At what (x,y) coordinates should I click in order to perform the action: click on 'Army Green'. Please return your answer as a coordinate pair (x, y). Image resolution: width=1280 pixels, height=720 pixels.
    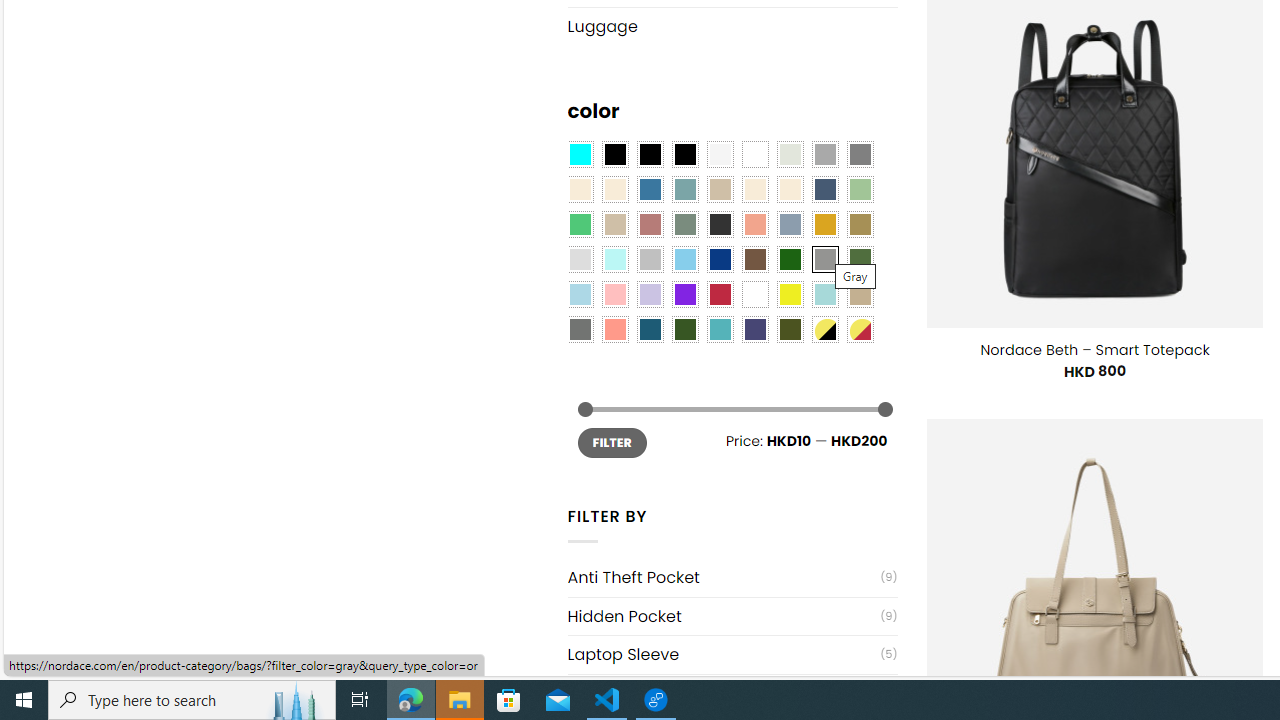
    Looking at the image, I should click on (788, 328).